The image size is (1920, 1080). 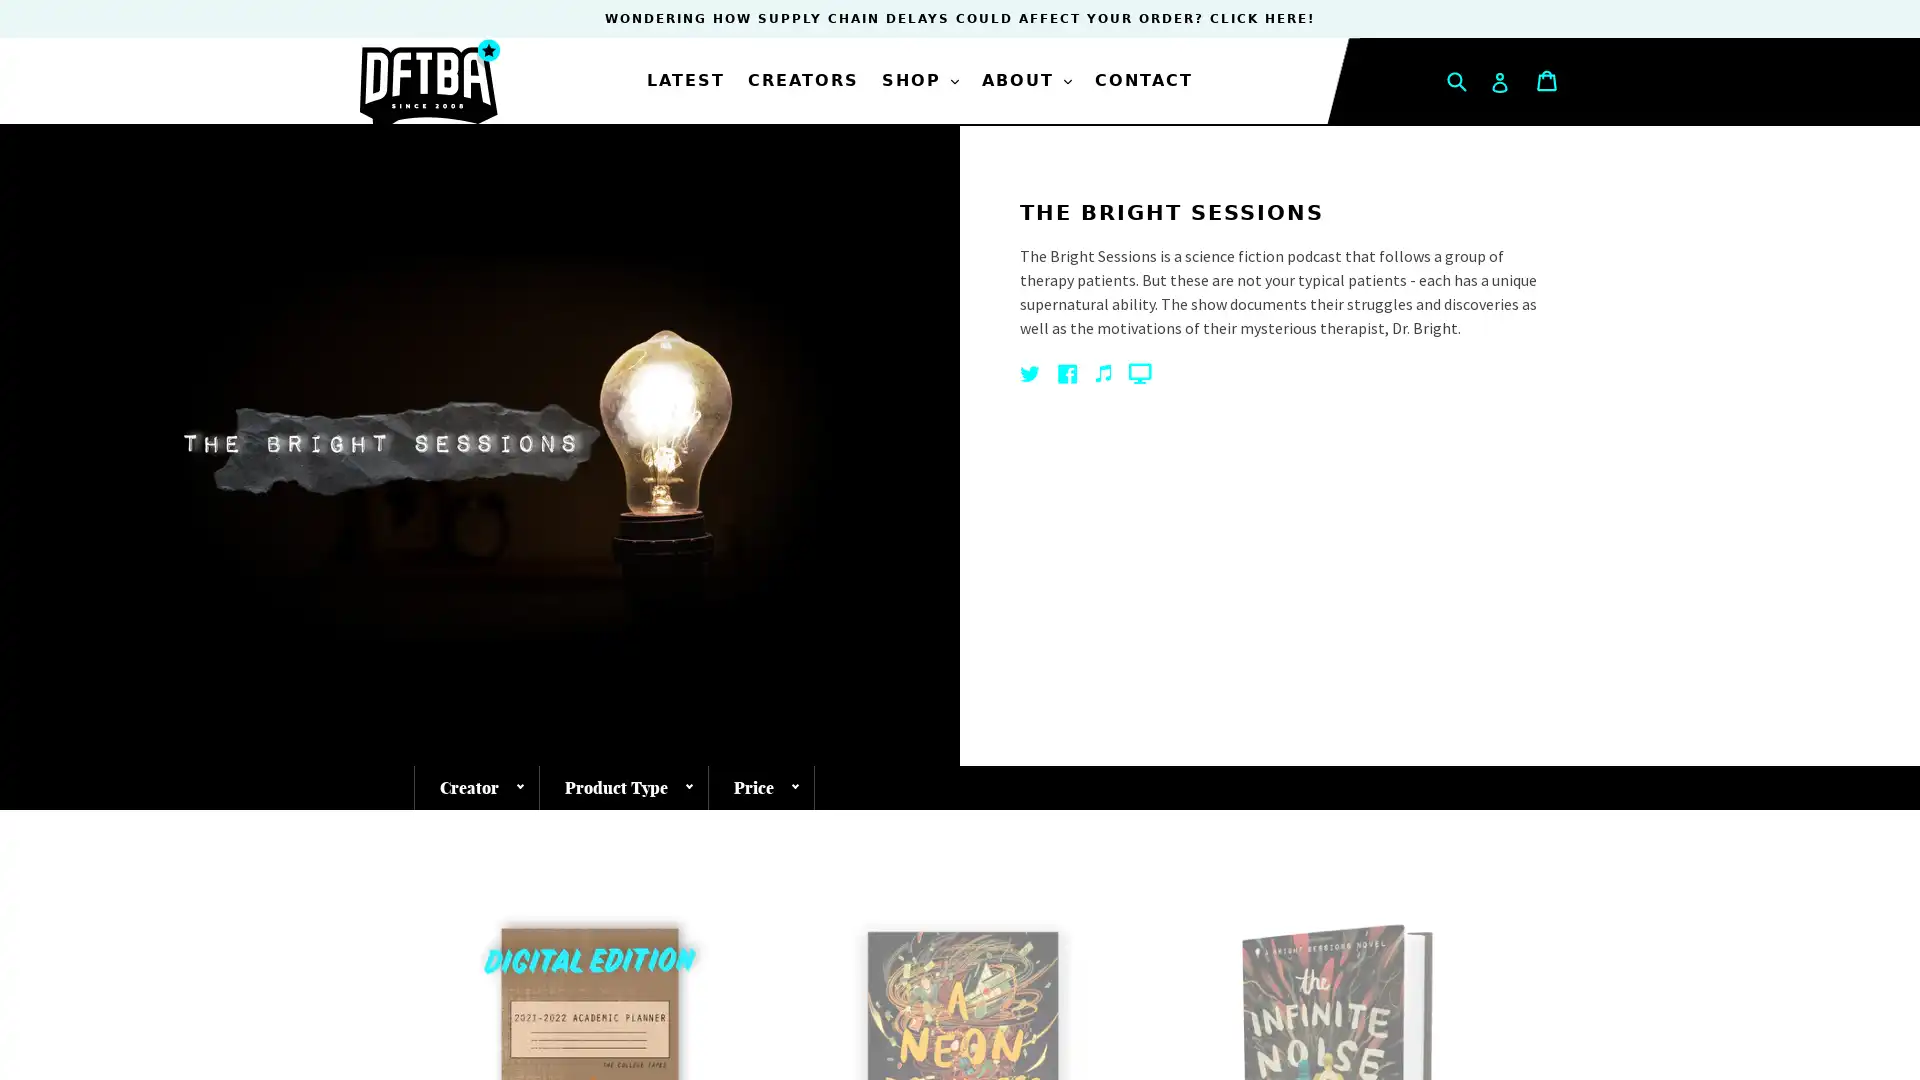 I want to click on SIGN ME UP!, so click(x=960, y=733).